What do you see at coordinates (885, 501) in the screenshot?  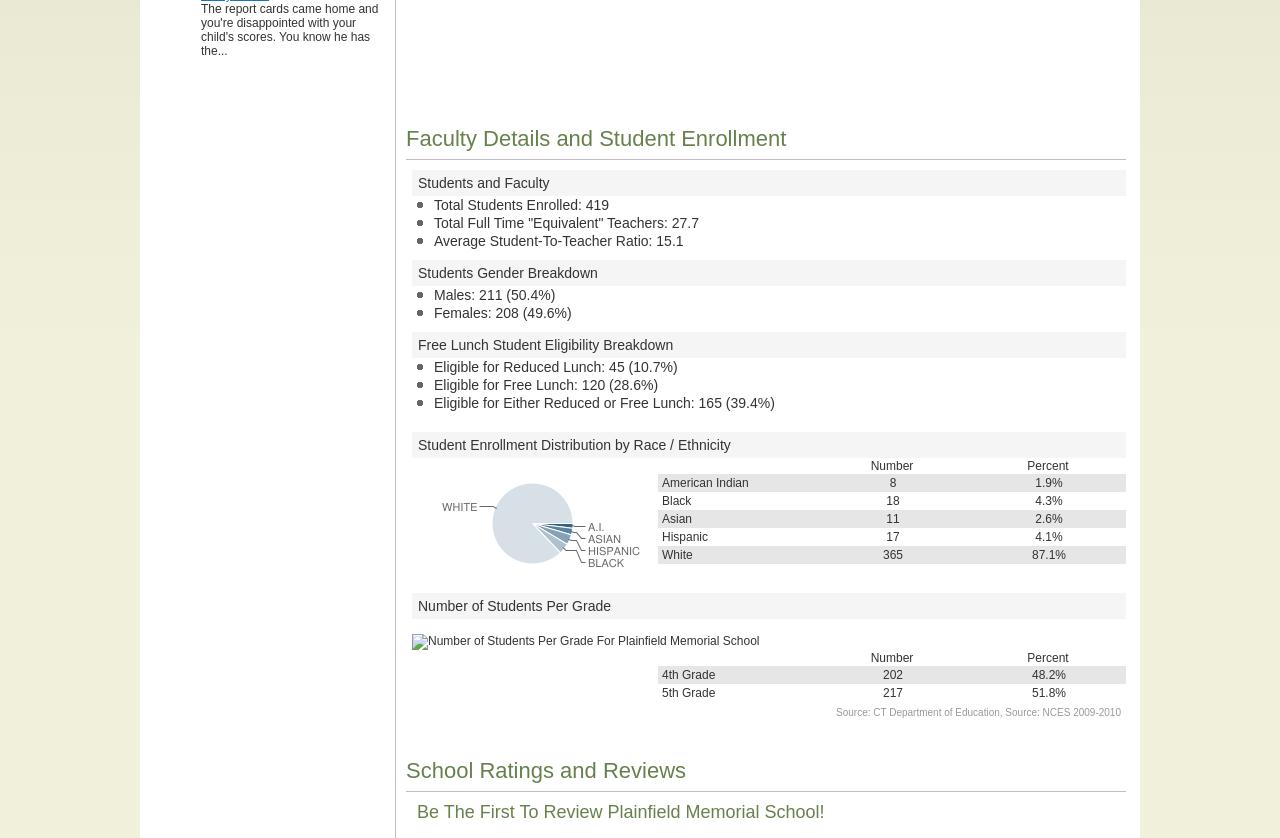 I see `'18'` at bounding box center [885, 501].